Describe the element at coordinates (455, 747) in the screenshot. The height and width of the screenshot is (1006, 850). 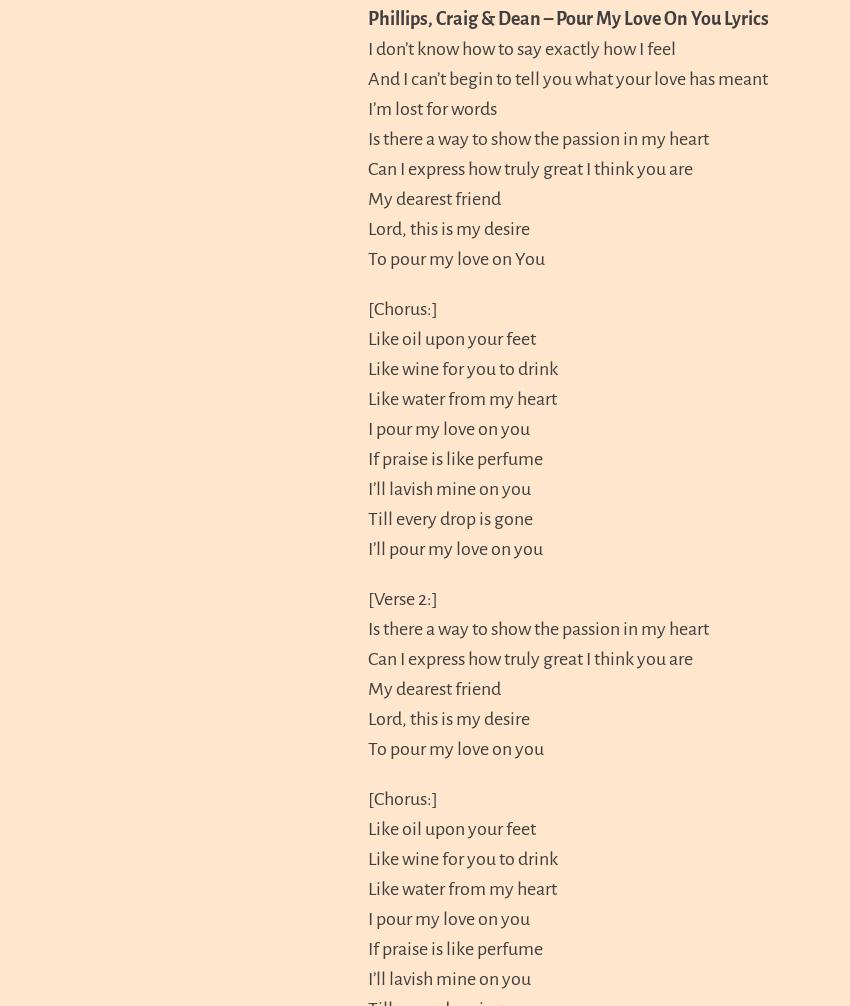
I see `'To pour my love on you'` at that location.